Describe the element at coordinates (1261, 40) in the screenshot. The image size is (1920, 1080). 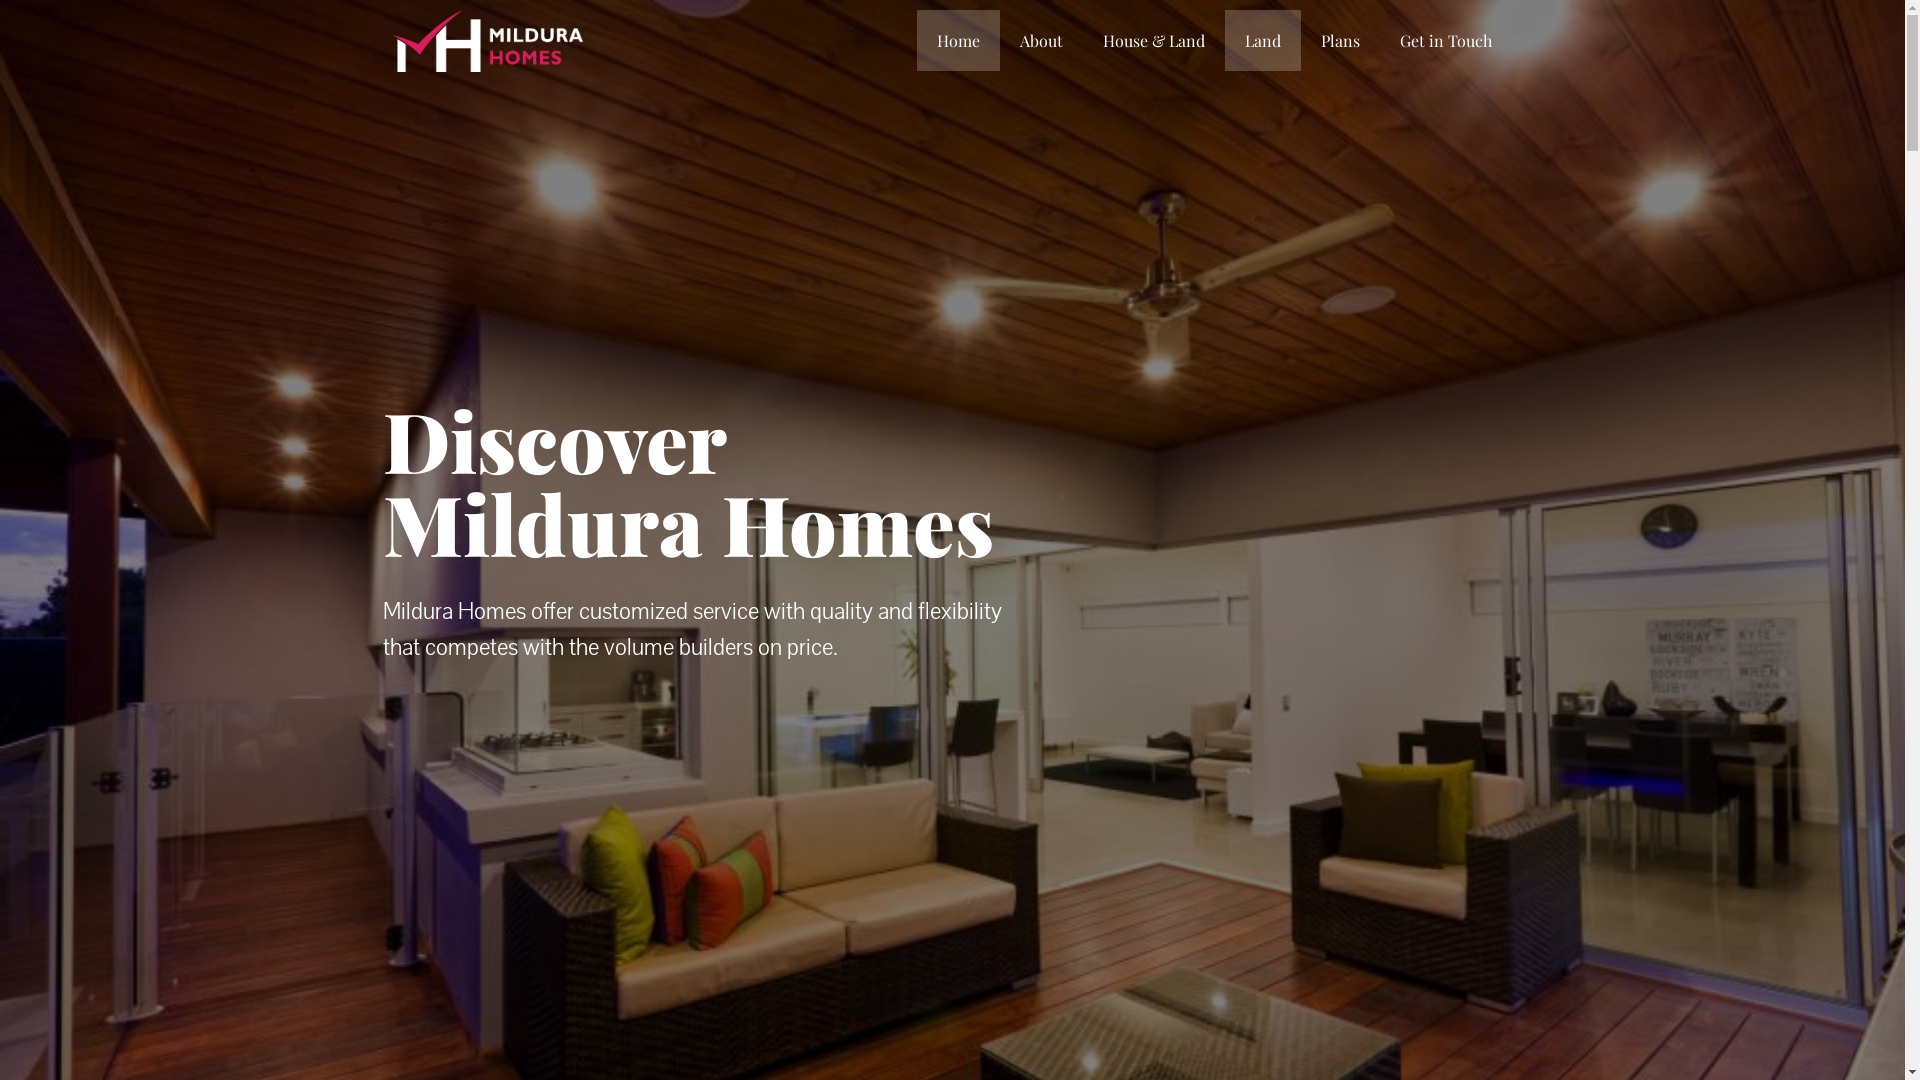
I see `'Land'` at that location.